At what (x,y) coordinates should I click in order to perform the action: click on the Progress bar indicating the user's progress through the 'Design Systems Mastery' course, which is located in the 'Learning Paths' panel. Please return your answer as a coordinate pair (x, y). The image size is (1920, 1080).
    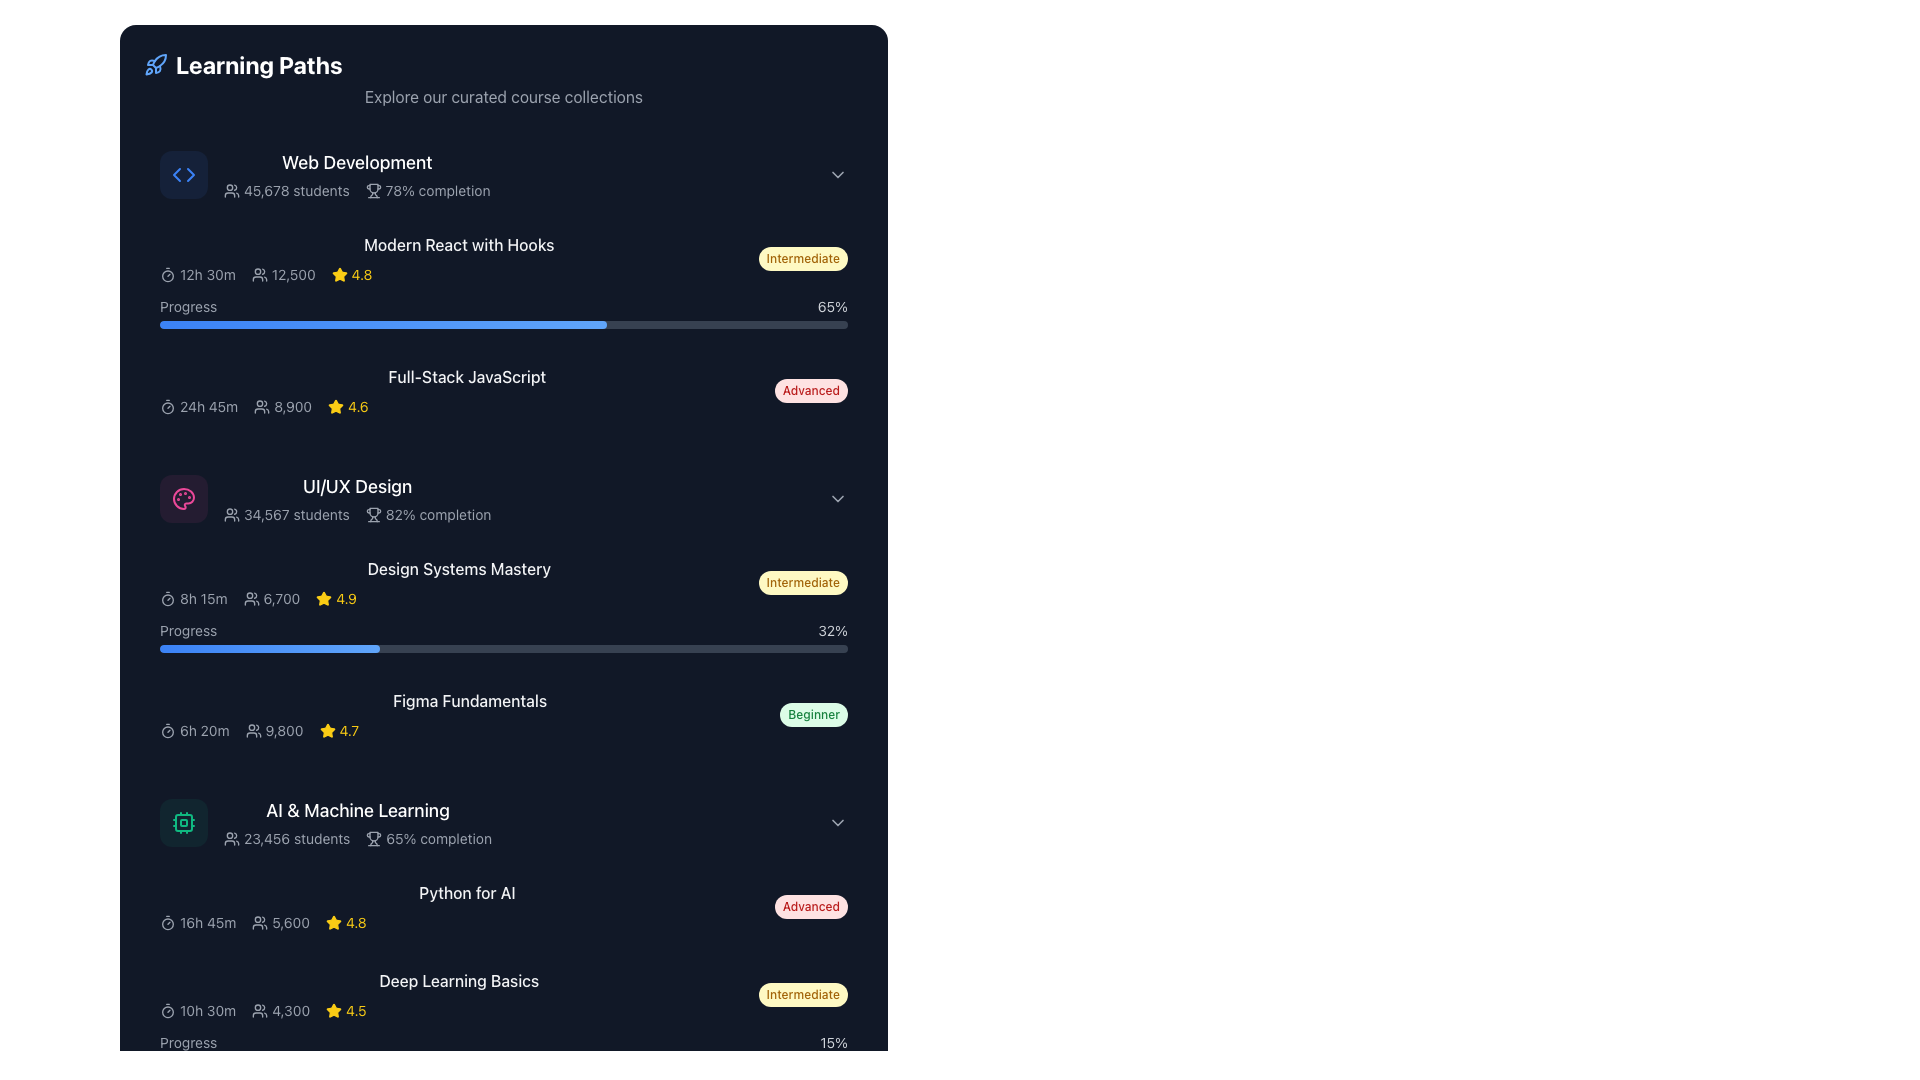
    Looking at the image, I should click on (504, 636).